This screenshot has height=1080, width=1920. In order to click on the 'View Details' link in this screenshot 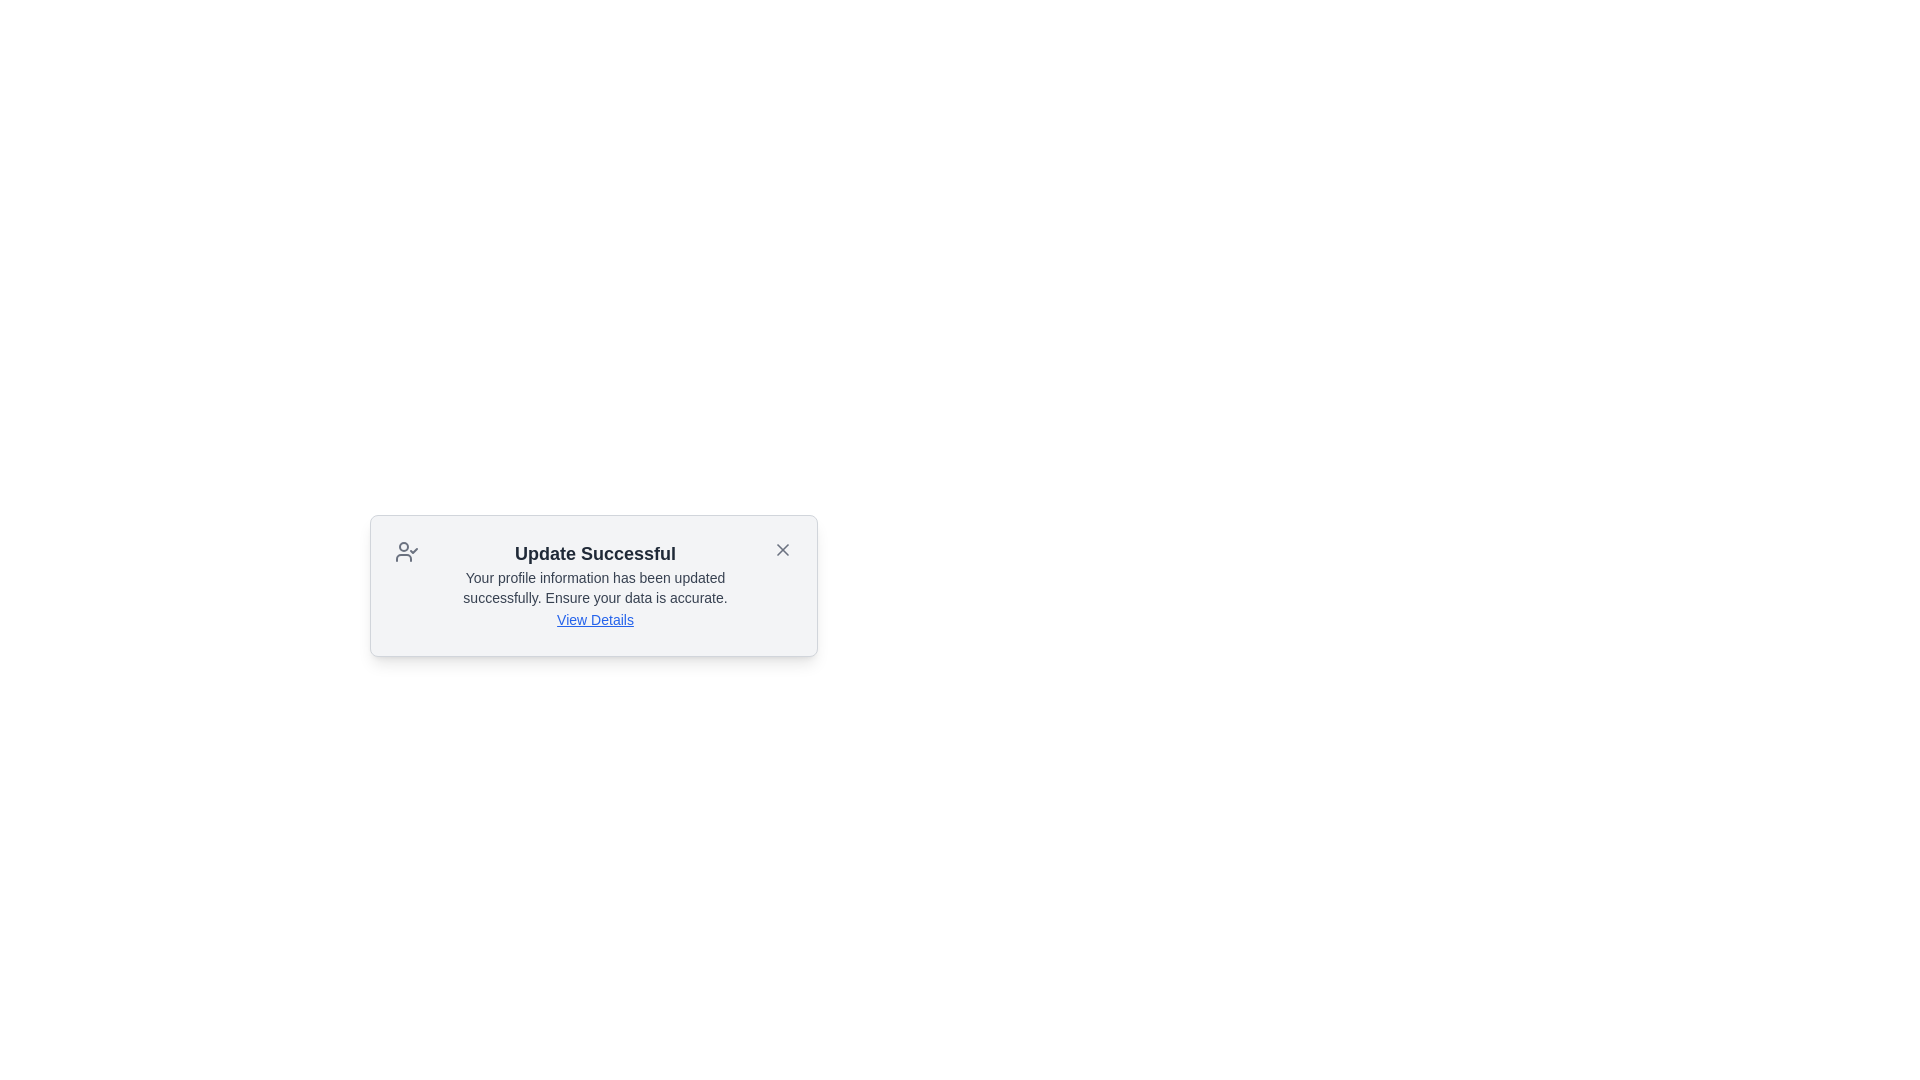, I will do `click(594, 619)`.